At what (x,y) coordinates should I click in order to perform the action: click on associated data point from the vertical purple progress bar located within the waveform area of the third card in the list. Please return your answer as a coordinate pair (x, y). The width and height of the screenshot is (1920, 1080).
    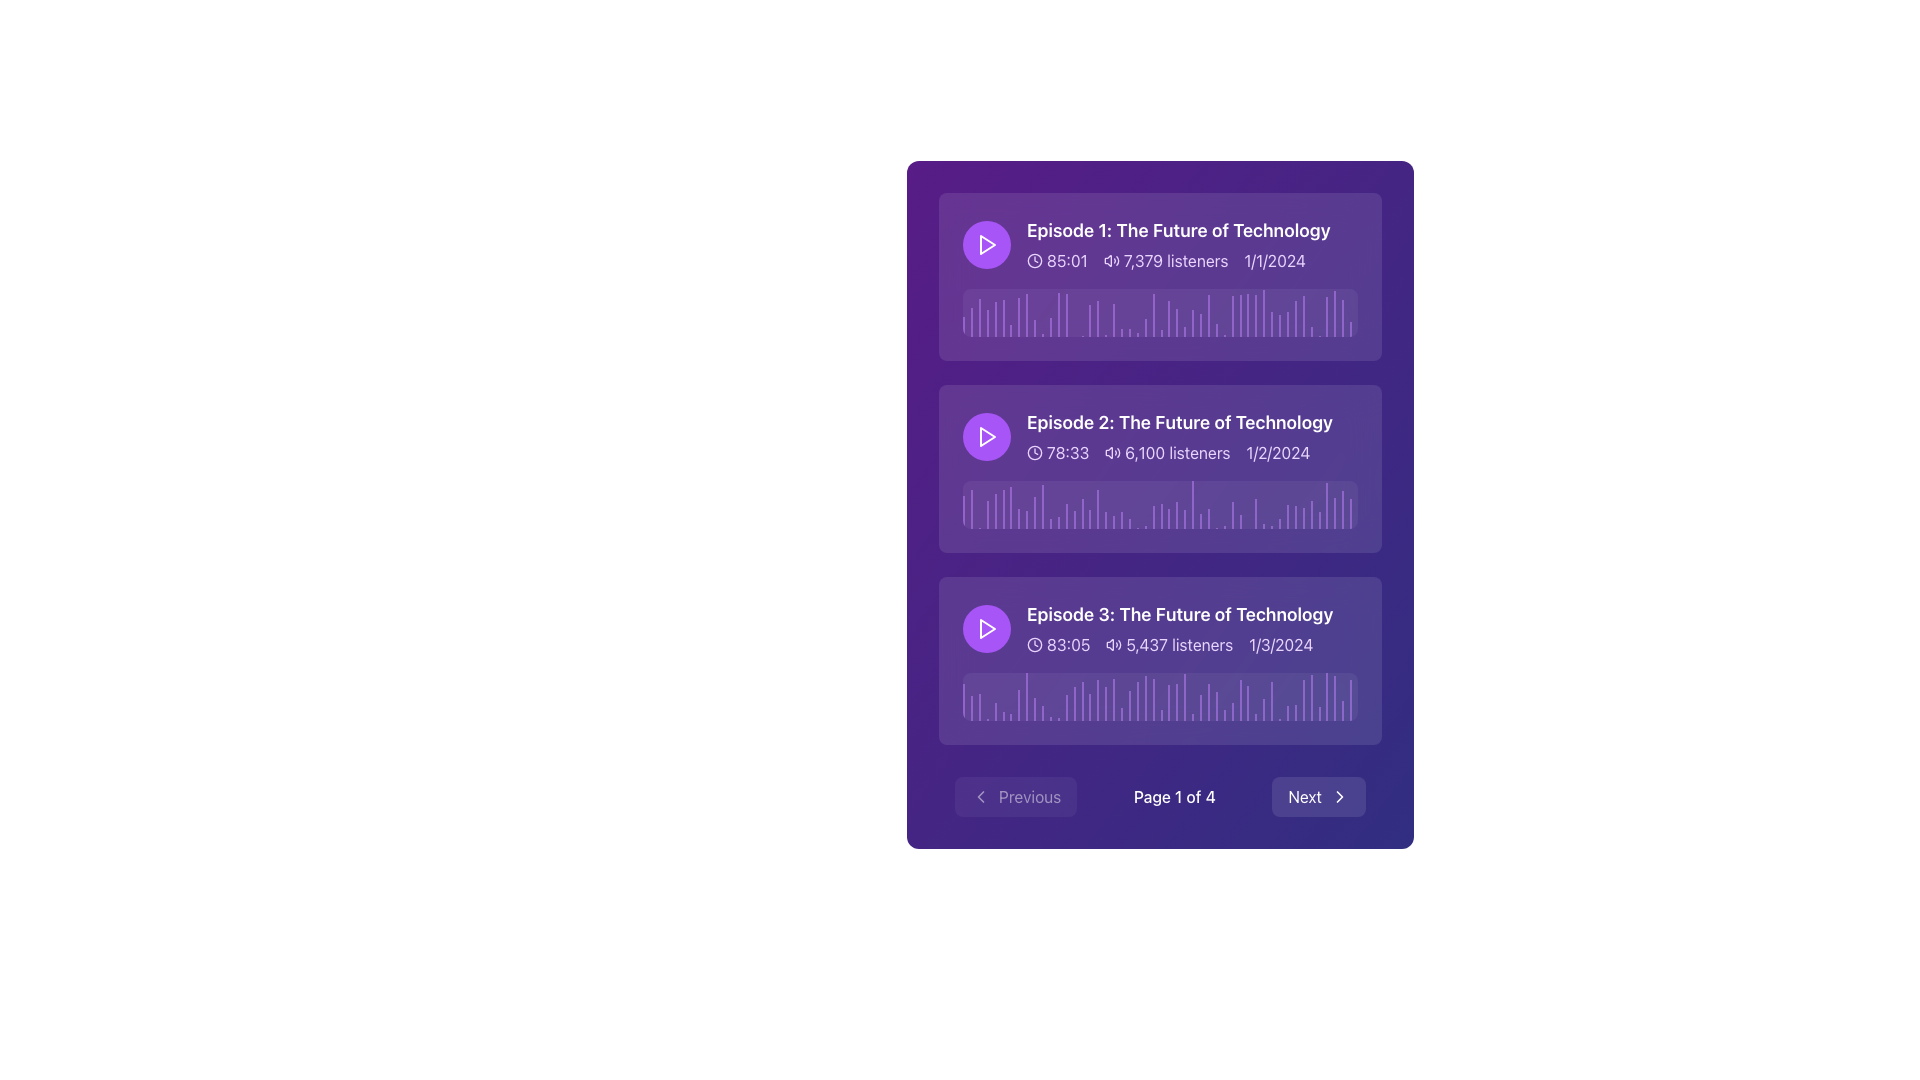
    Looking at the image, I should click on (1185, 696).